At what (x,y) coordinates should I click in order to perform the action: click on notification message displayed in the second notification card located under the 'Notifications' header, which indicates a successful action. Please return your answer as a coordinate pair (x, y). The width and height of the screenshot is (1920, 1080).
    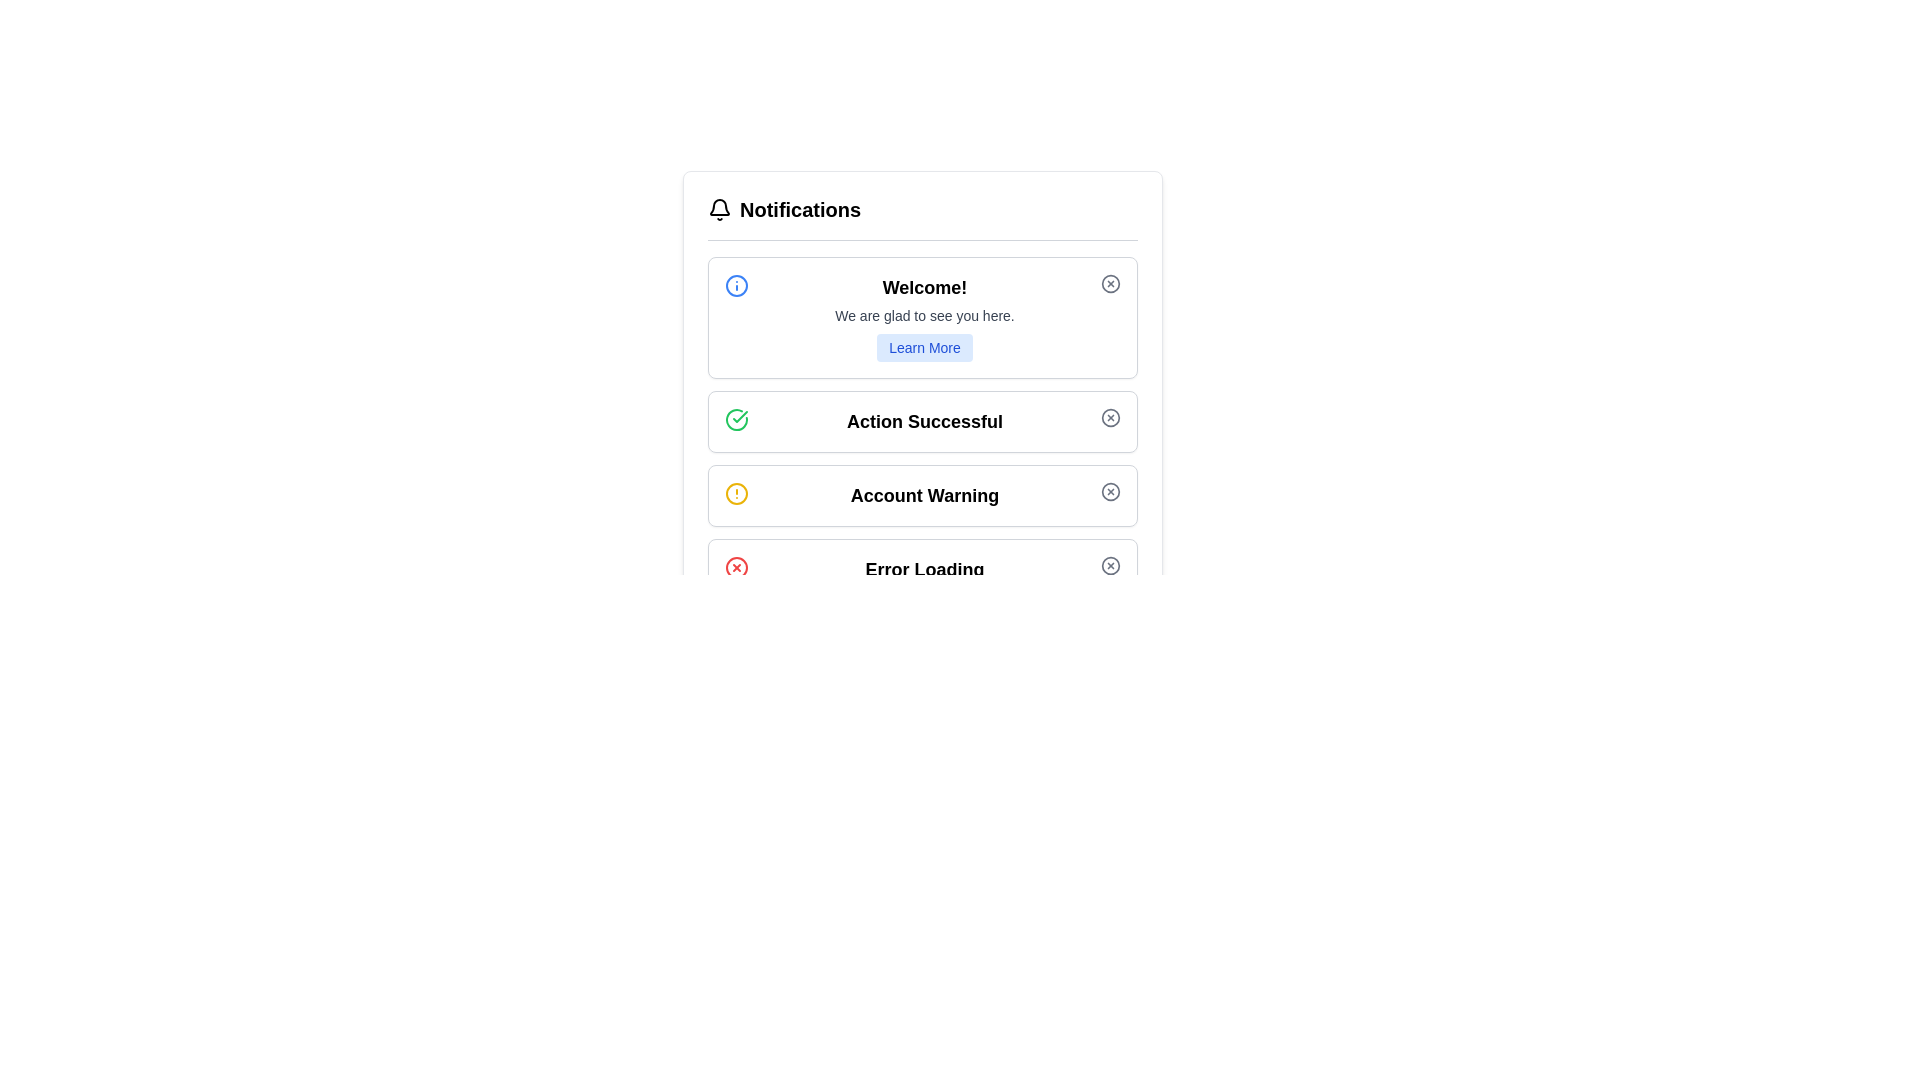
    Looking at the image, I should click on (924, 420).